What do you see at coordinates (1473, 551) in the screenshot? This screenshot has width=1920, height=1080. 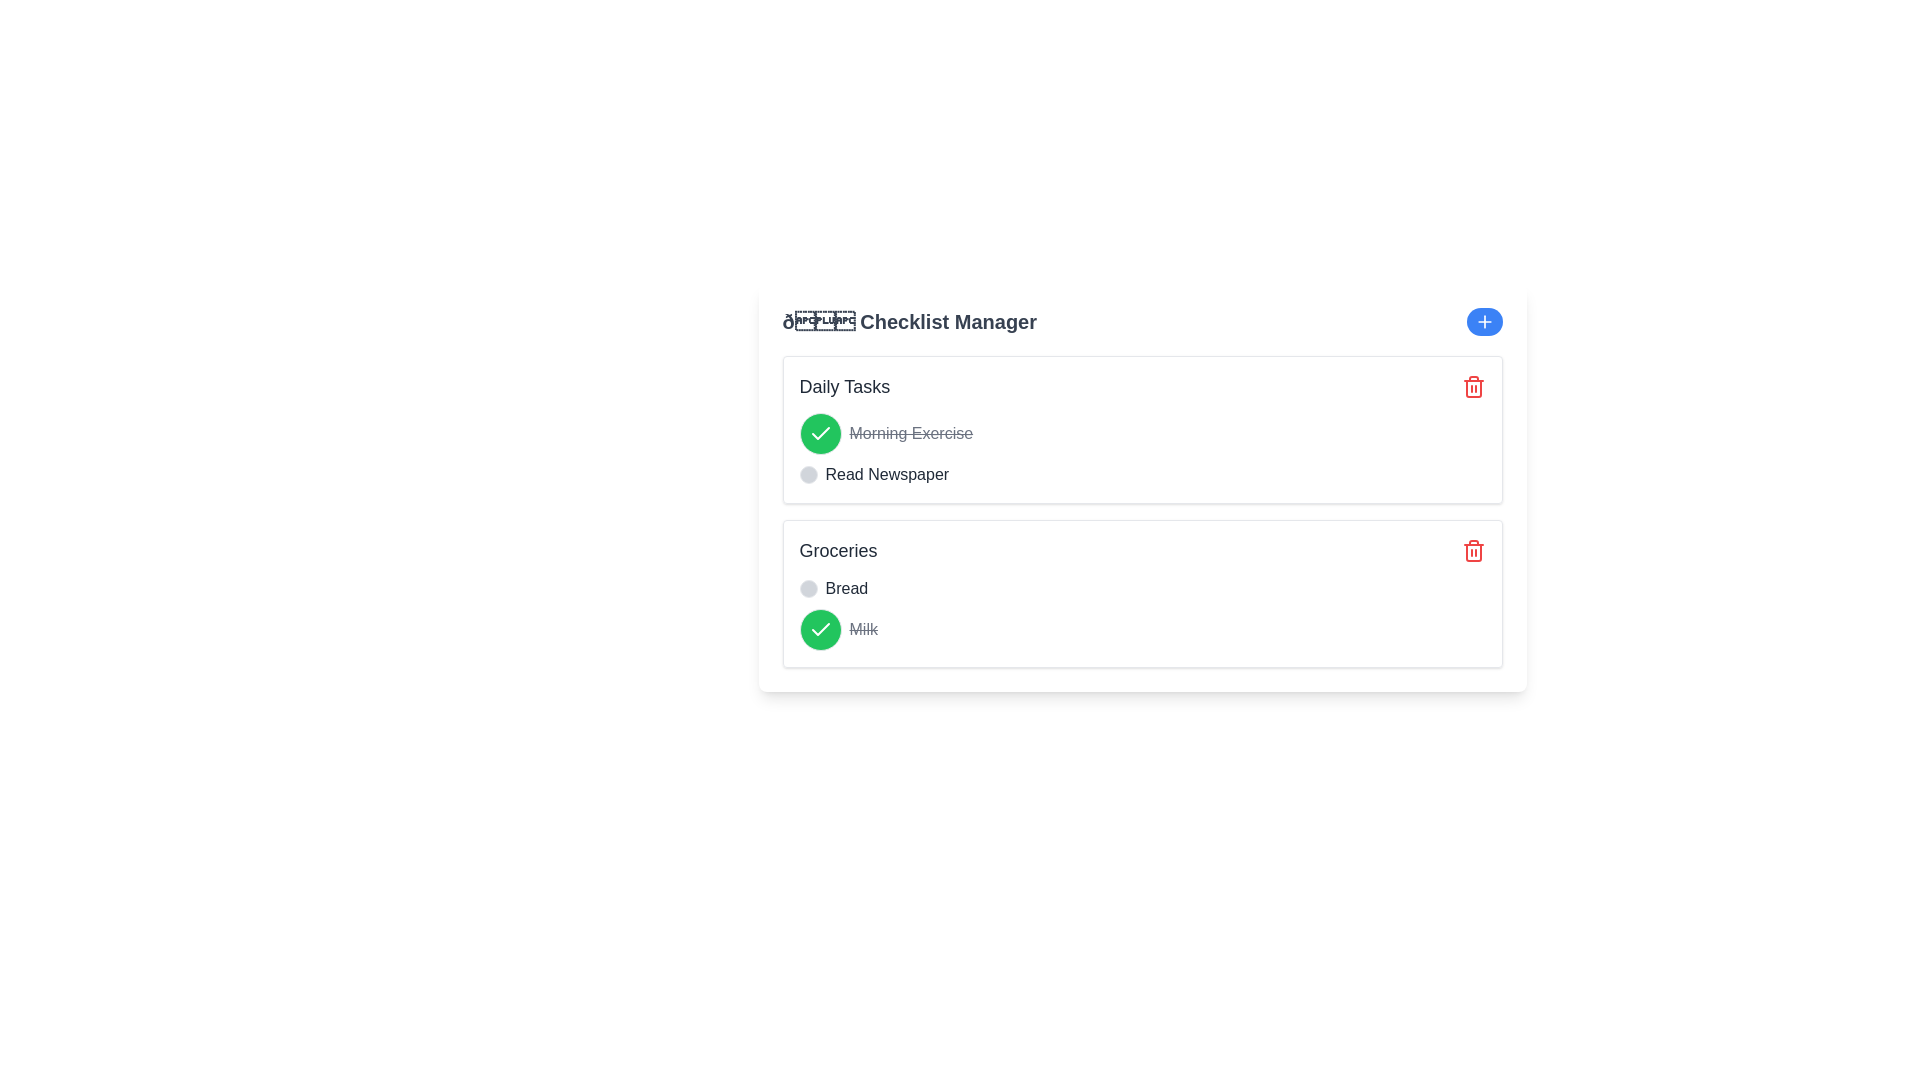 I see `the red trash can icon button located to the right of the 'Groceries' text` at bounding box center [1473, 551].